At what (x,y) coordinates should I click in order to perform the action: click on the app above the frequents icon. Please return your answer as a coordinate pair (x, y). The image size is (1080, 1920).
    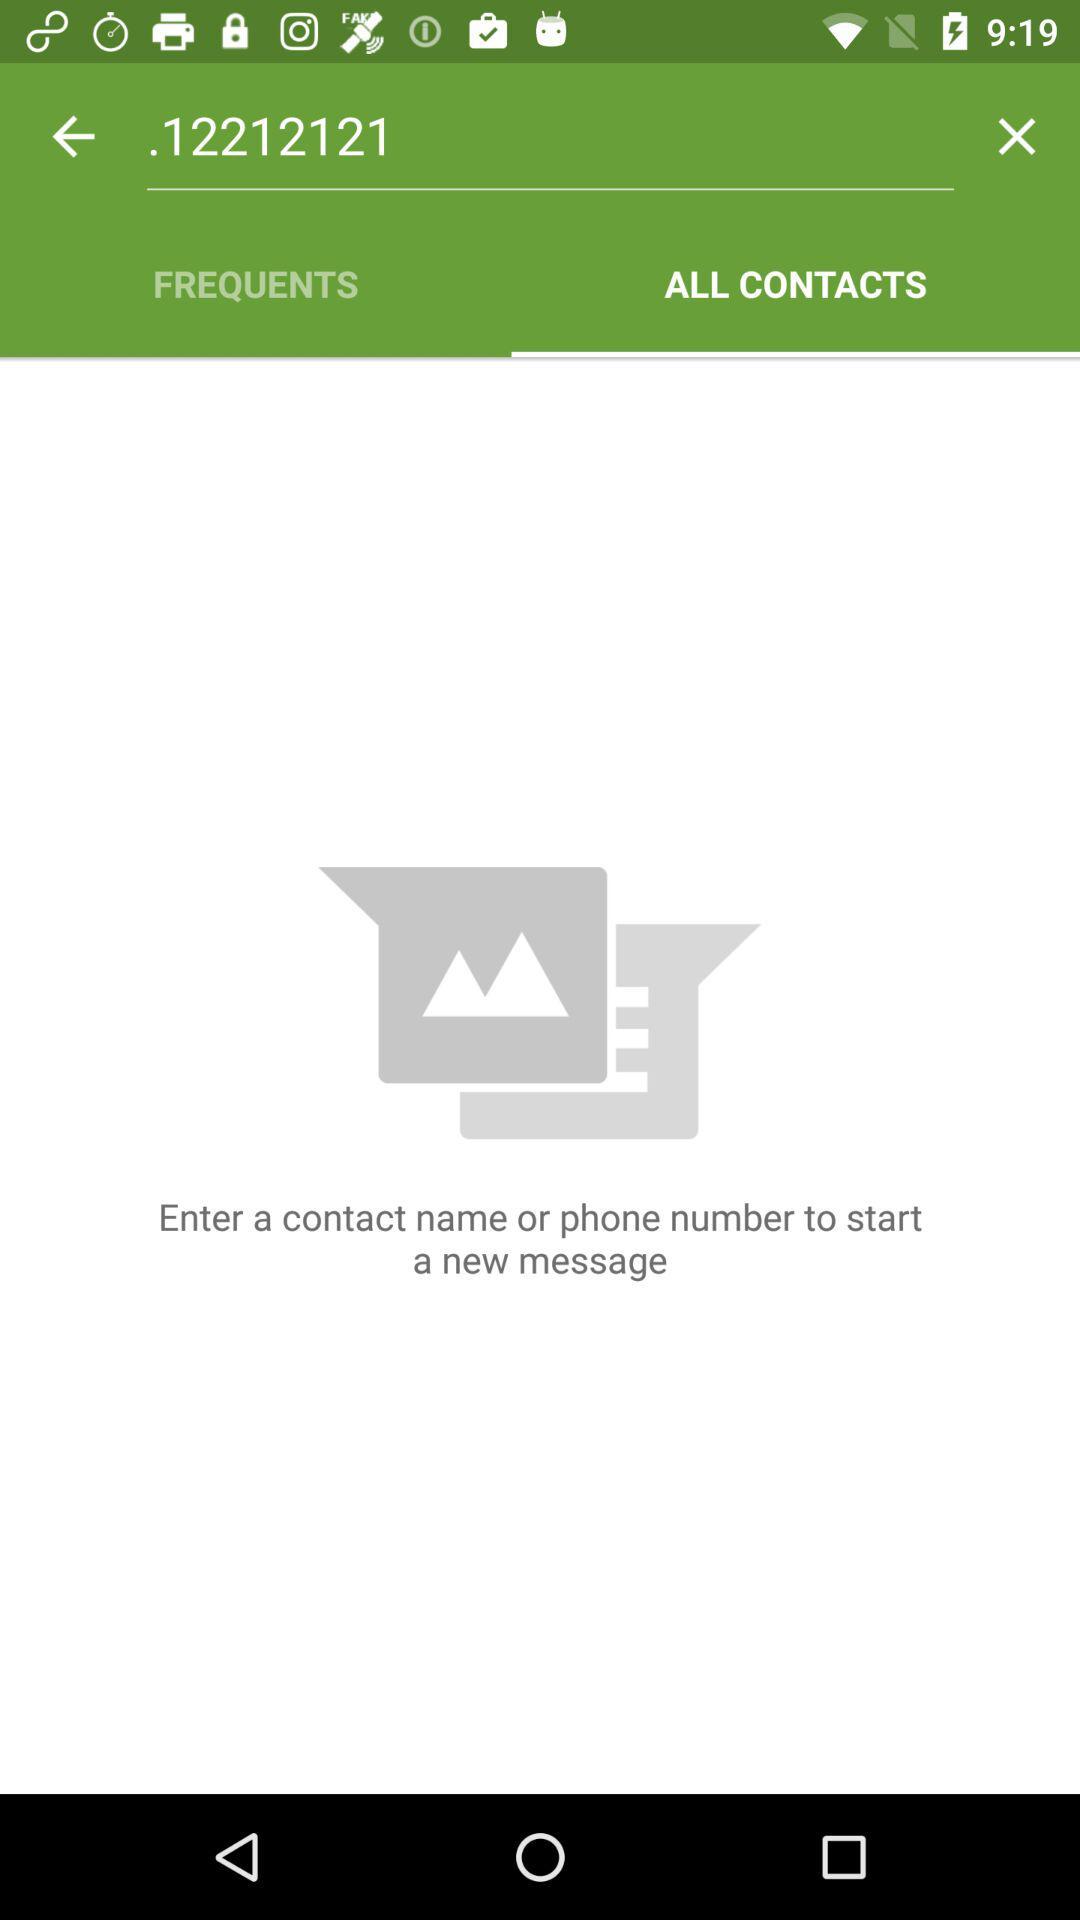
    Looking at the image, I should click on (550, 135).